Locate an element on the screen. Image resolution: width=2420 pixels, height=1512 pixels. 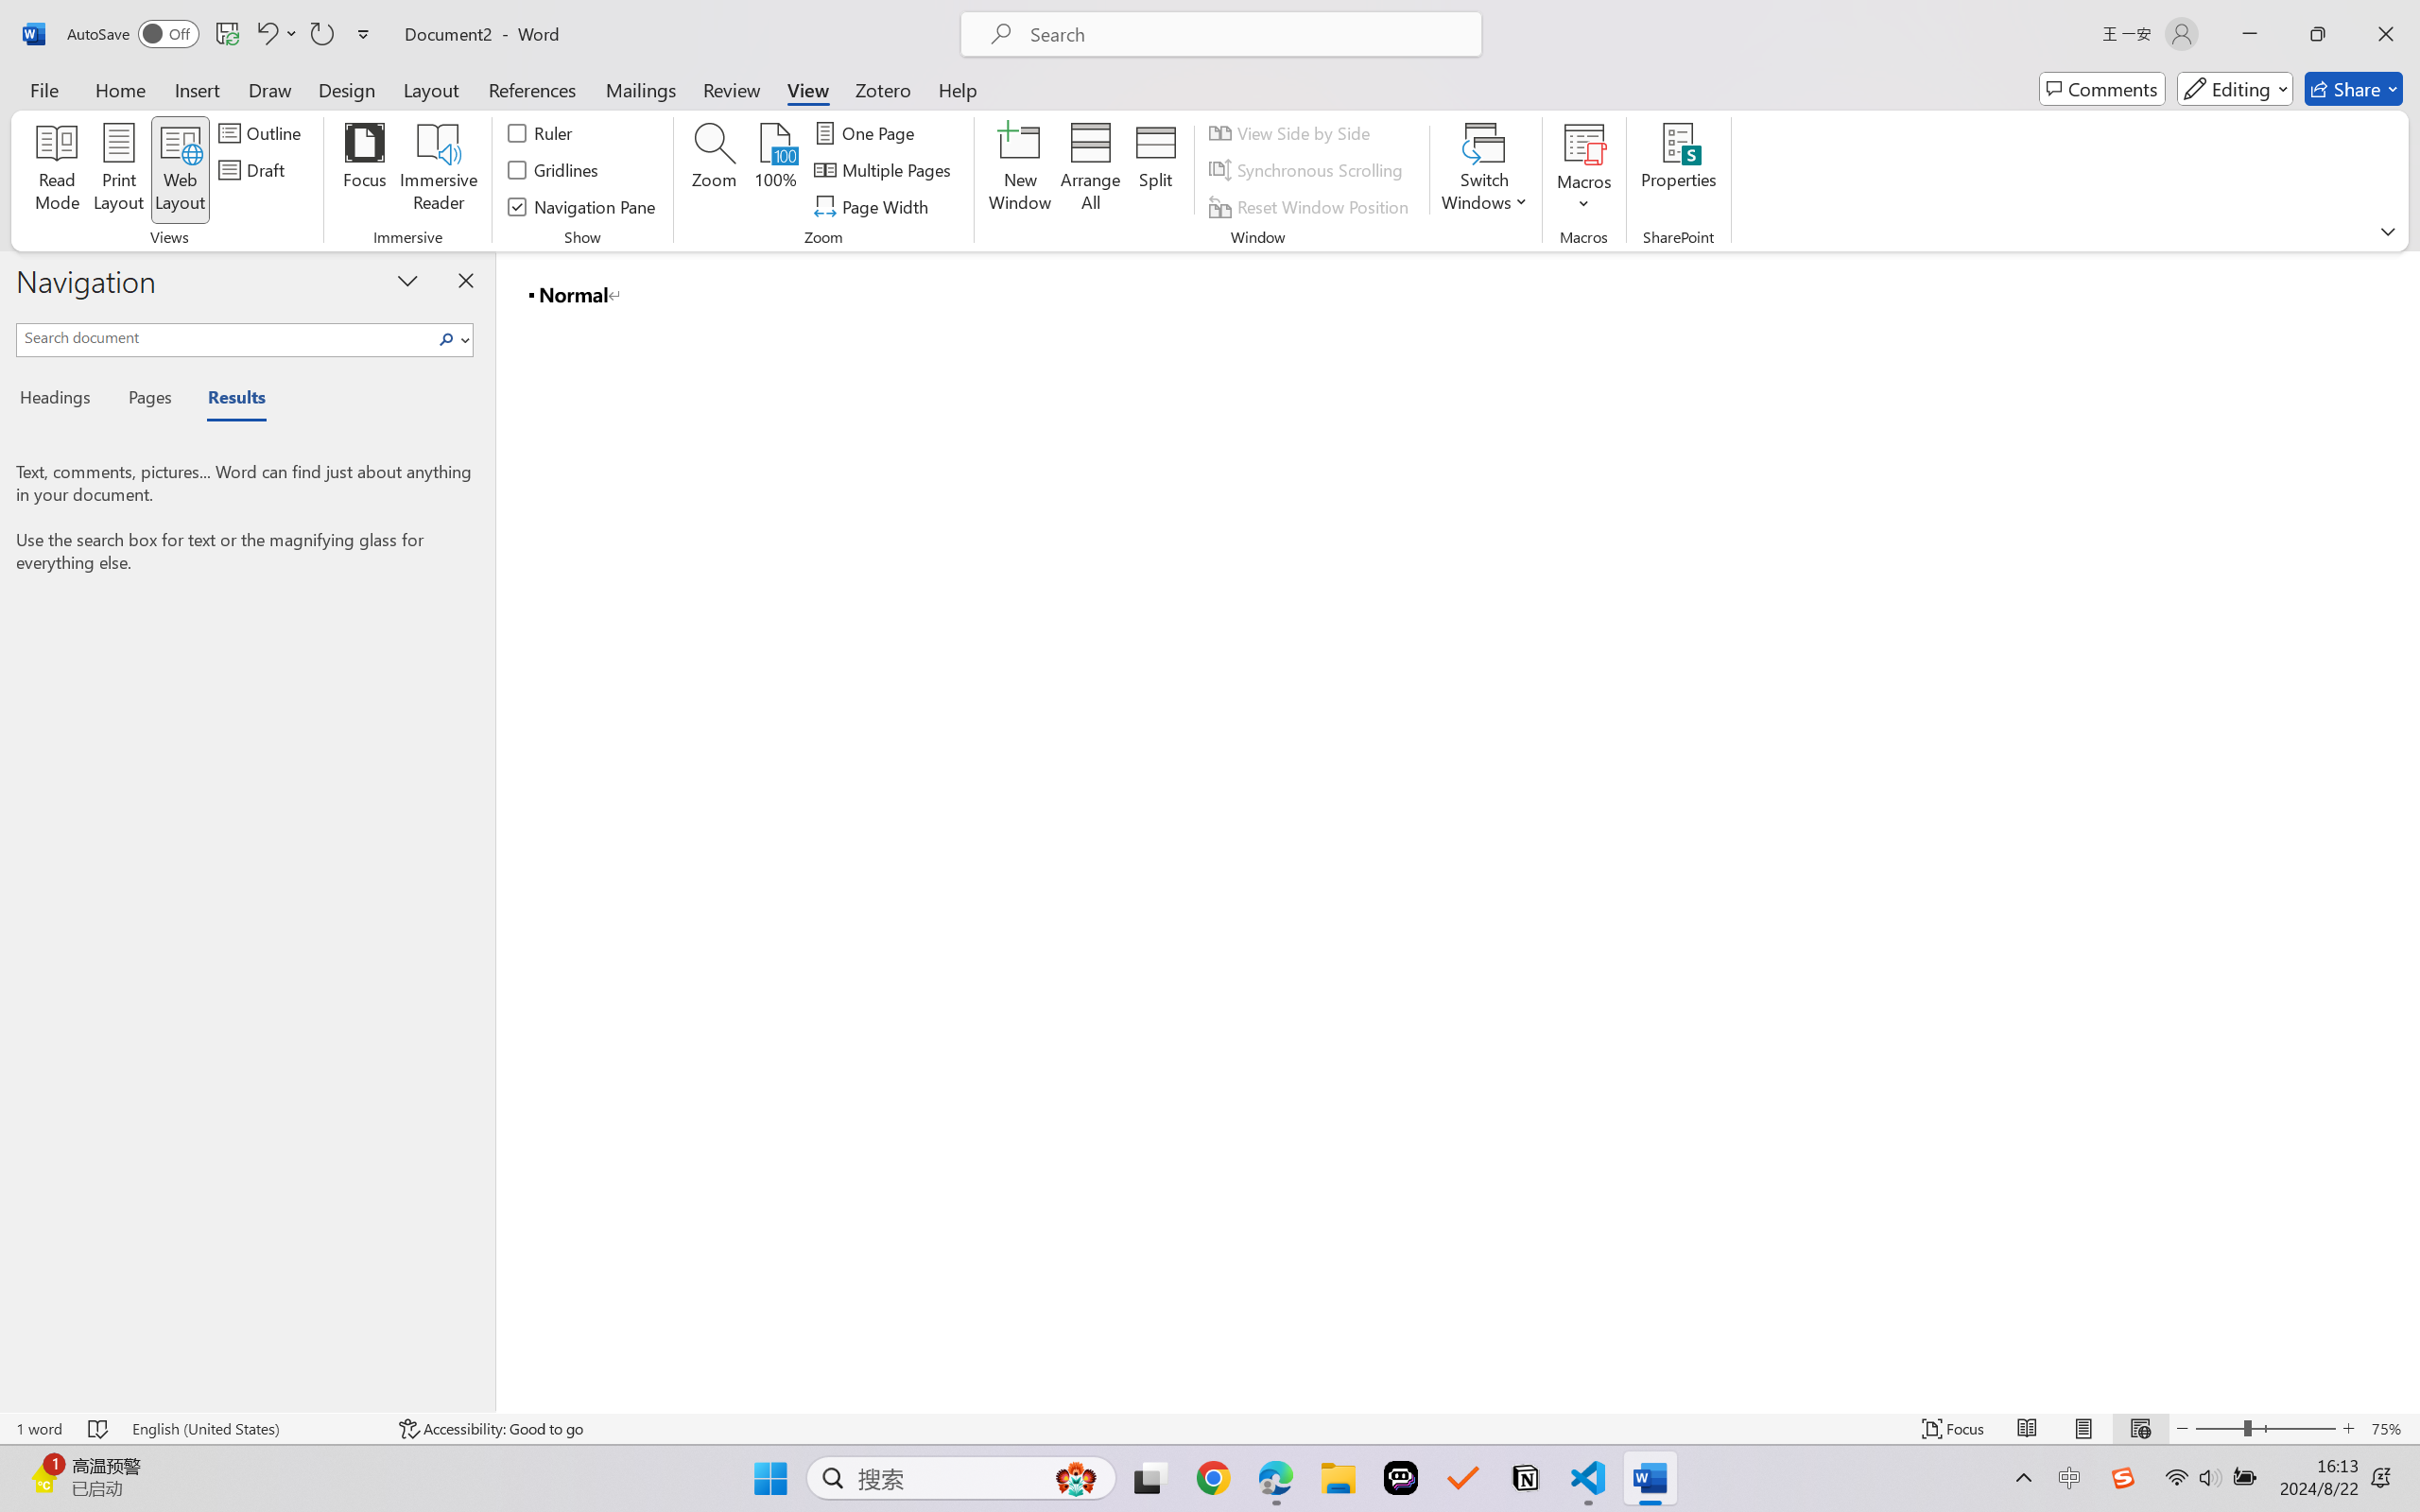
'Properties' is located at coordinates (1678, 170).